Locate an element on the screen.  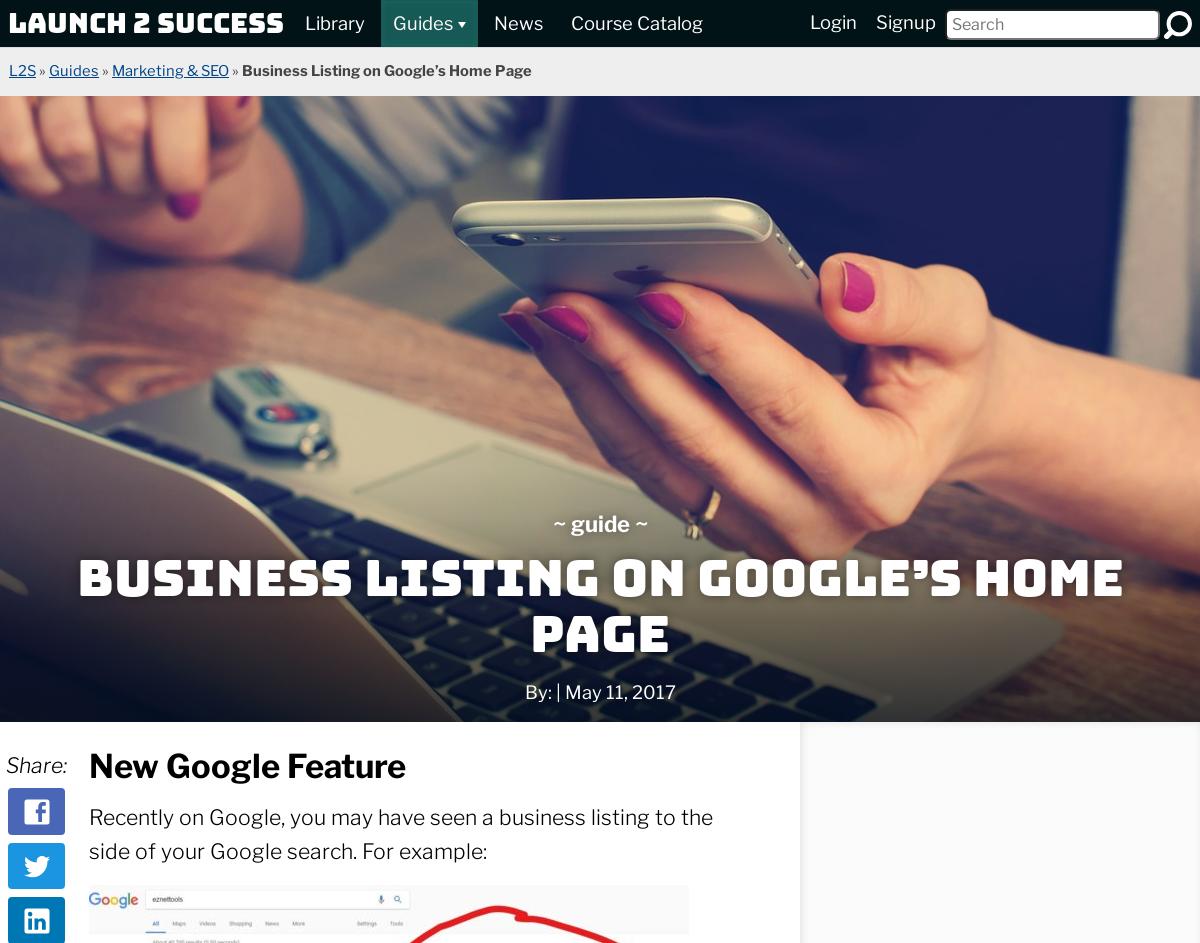
'| Dec 19, 2010' is located at coordinates (208, 917).